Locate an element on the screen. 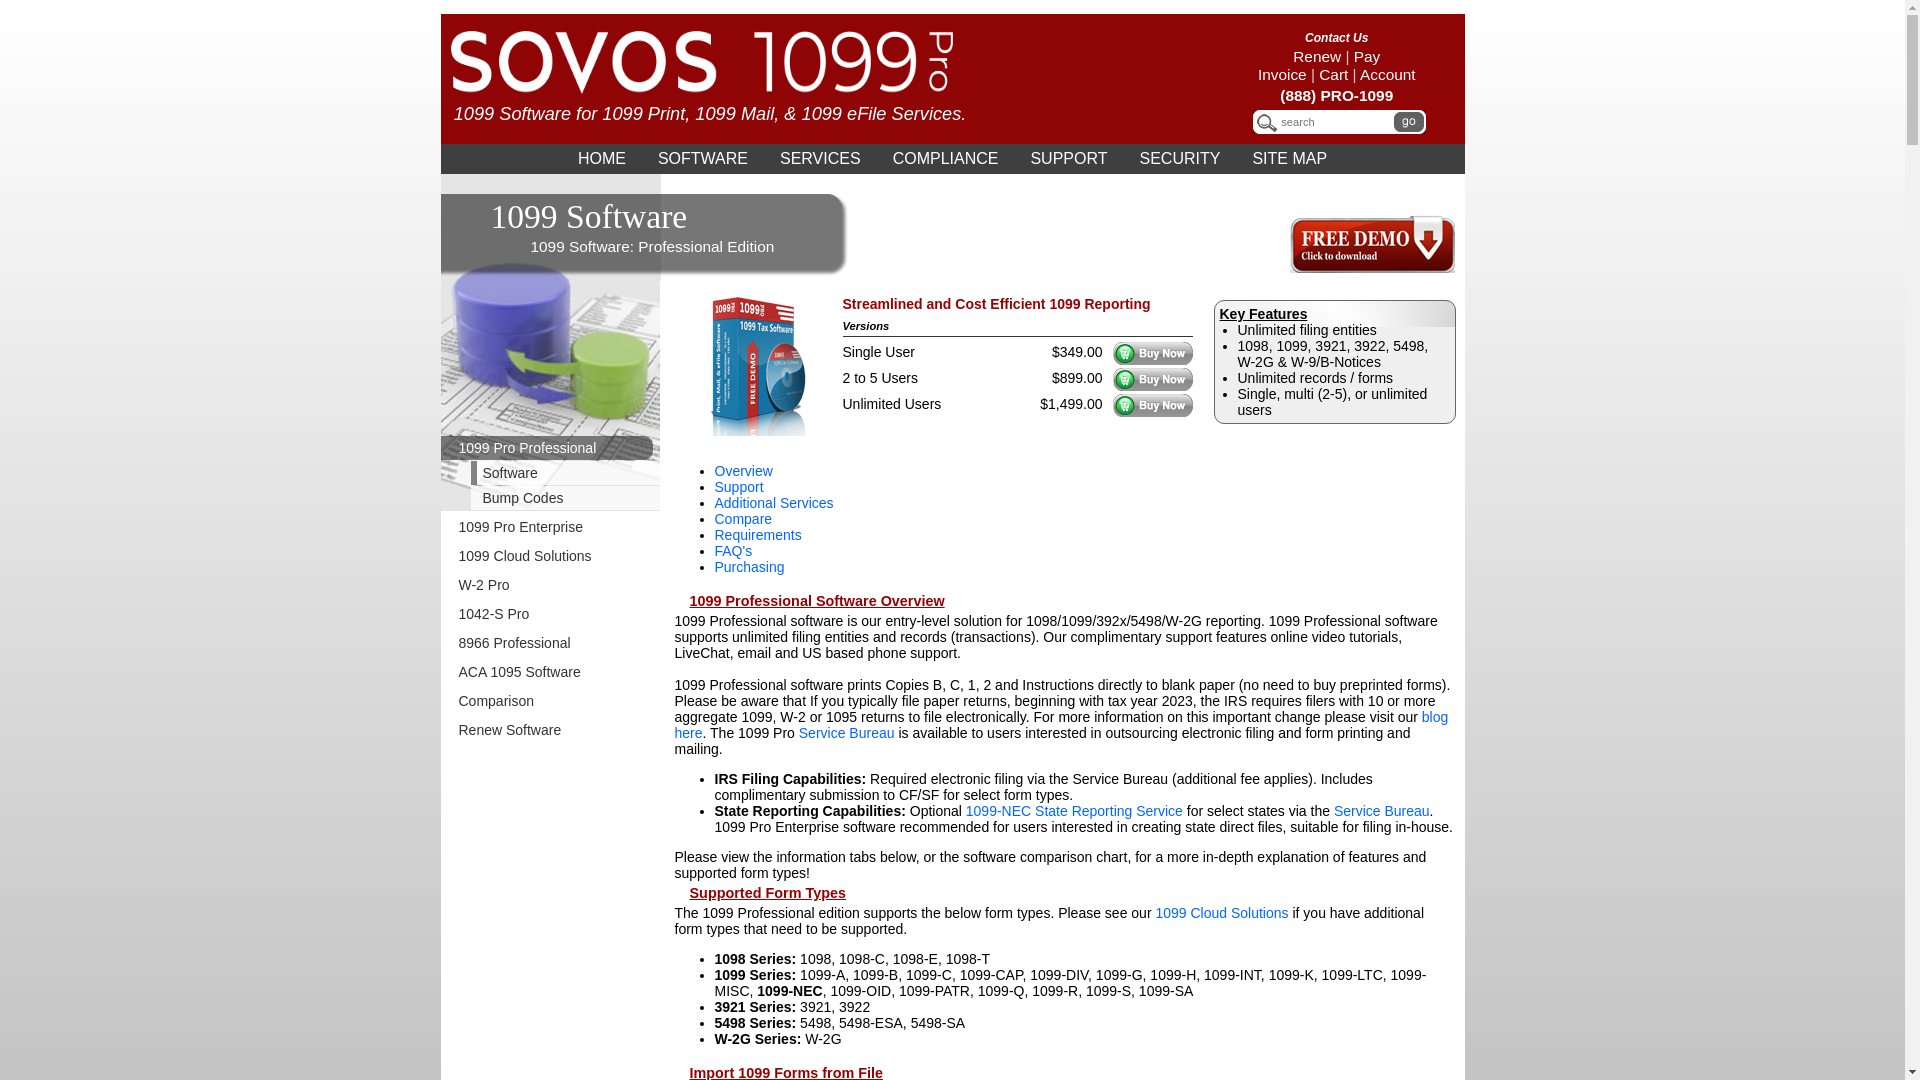 The image size is (1920, 1080). 'W-2 Pro' is located at coordinates (550, 585).